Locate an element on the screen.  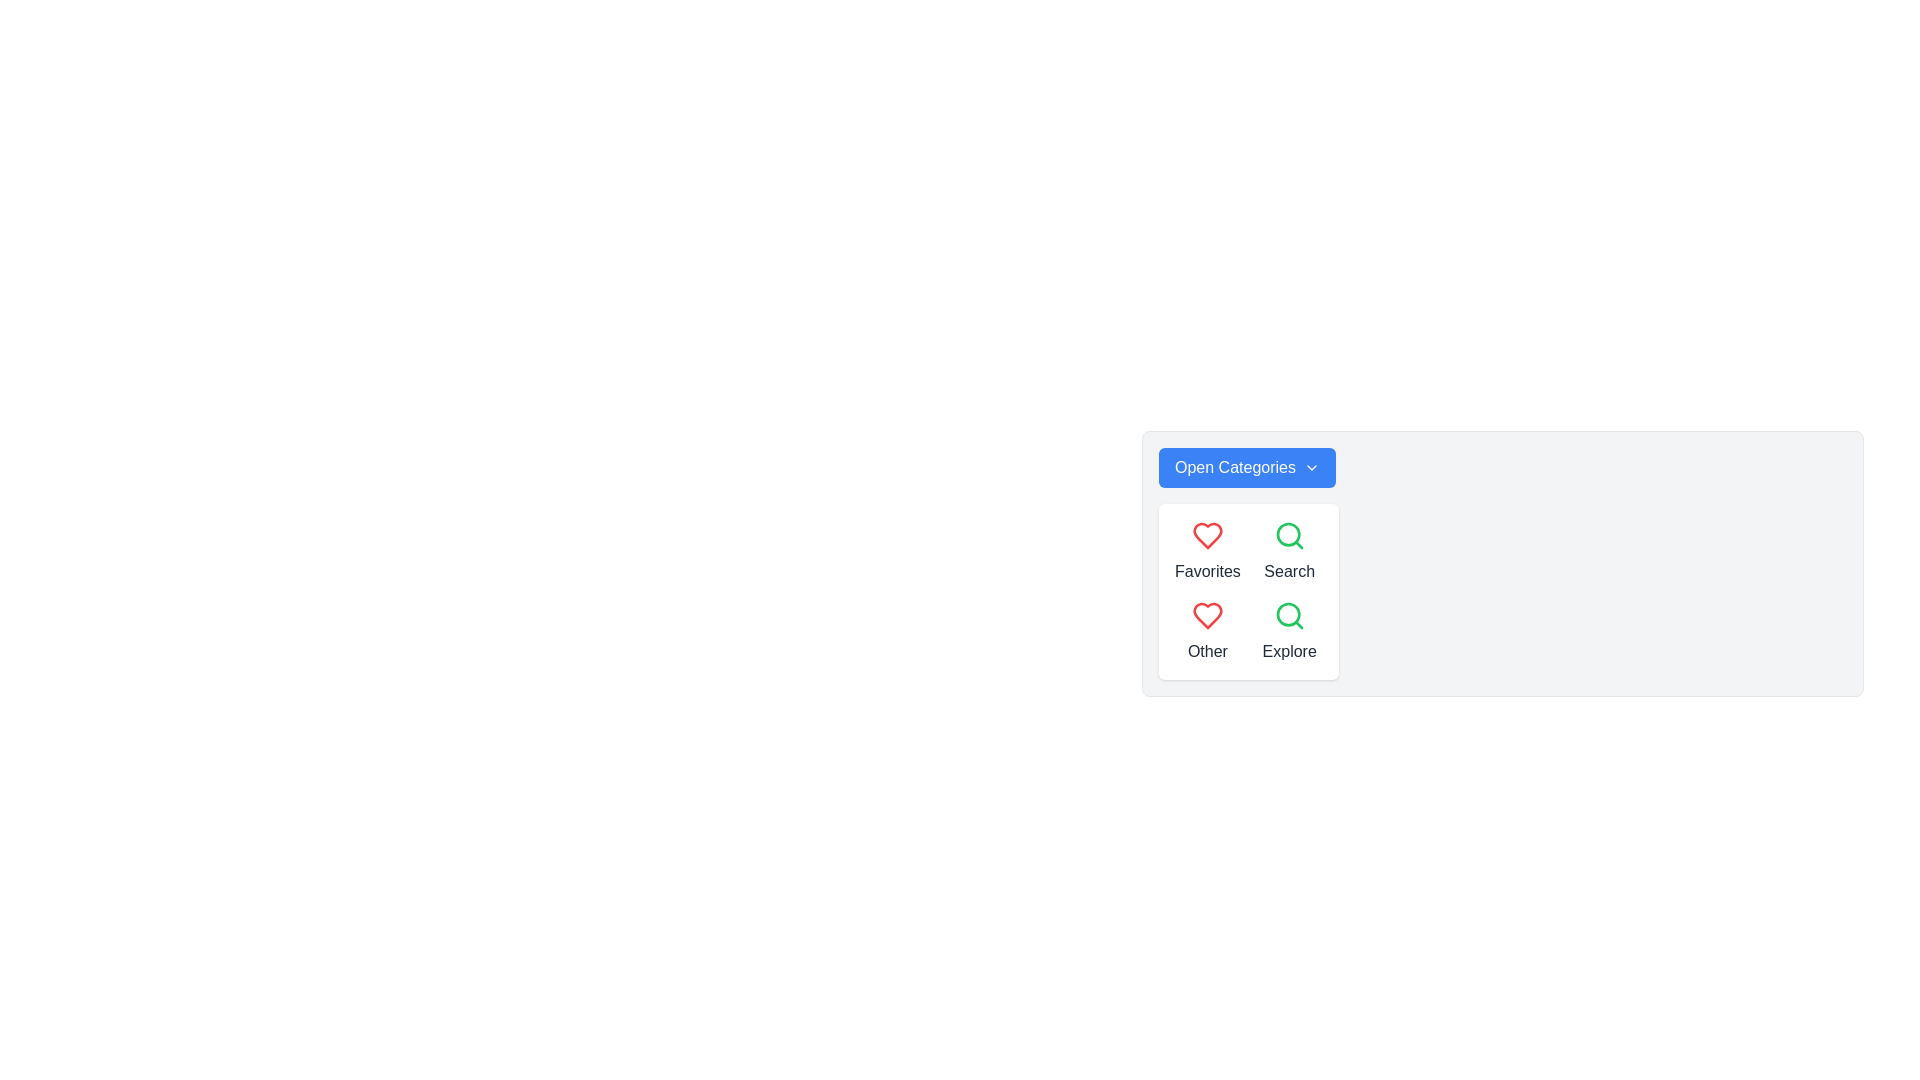
the search icon located in the second position of a vertical arrangement within a pop-up menu is located at coordinates (1289, 535).